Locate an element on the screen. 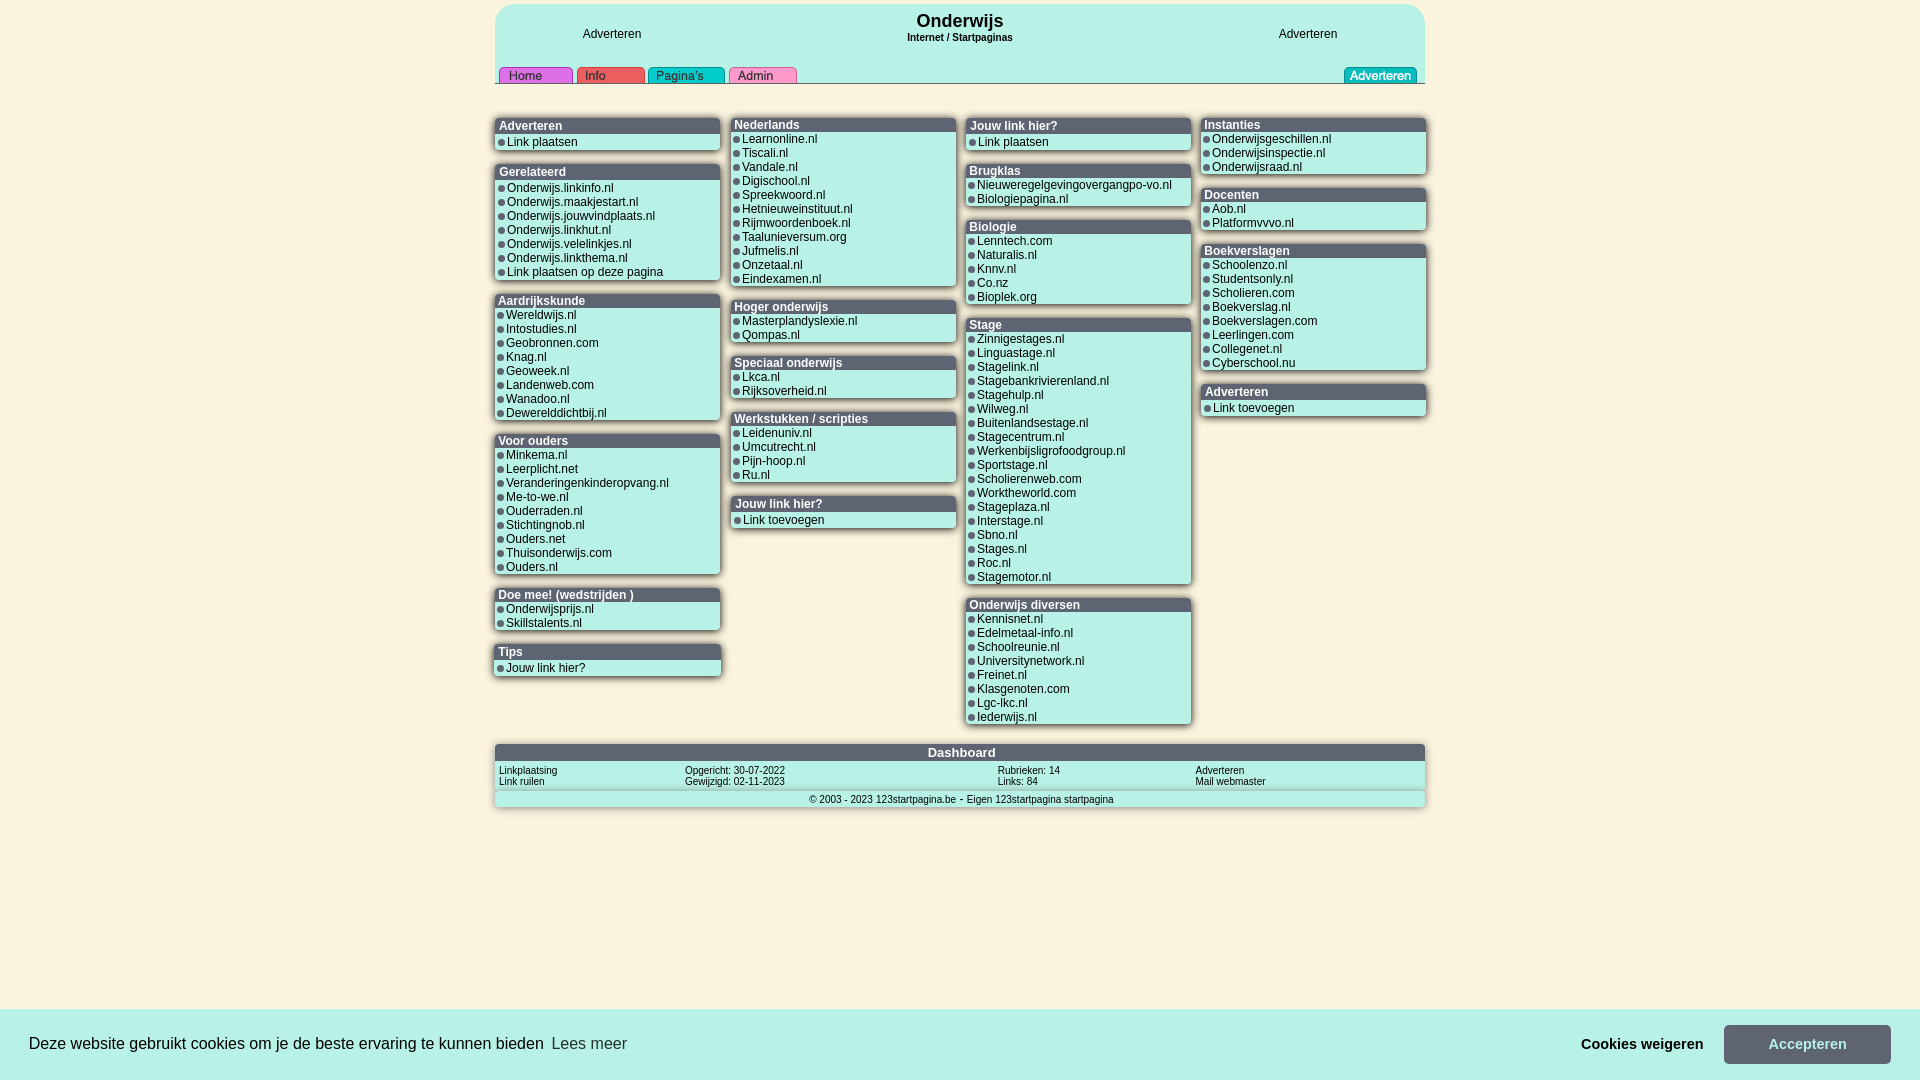  'Lgc-lkc.nl' is located at coordinates (1002, 701).